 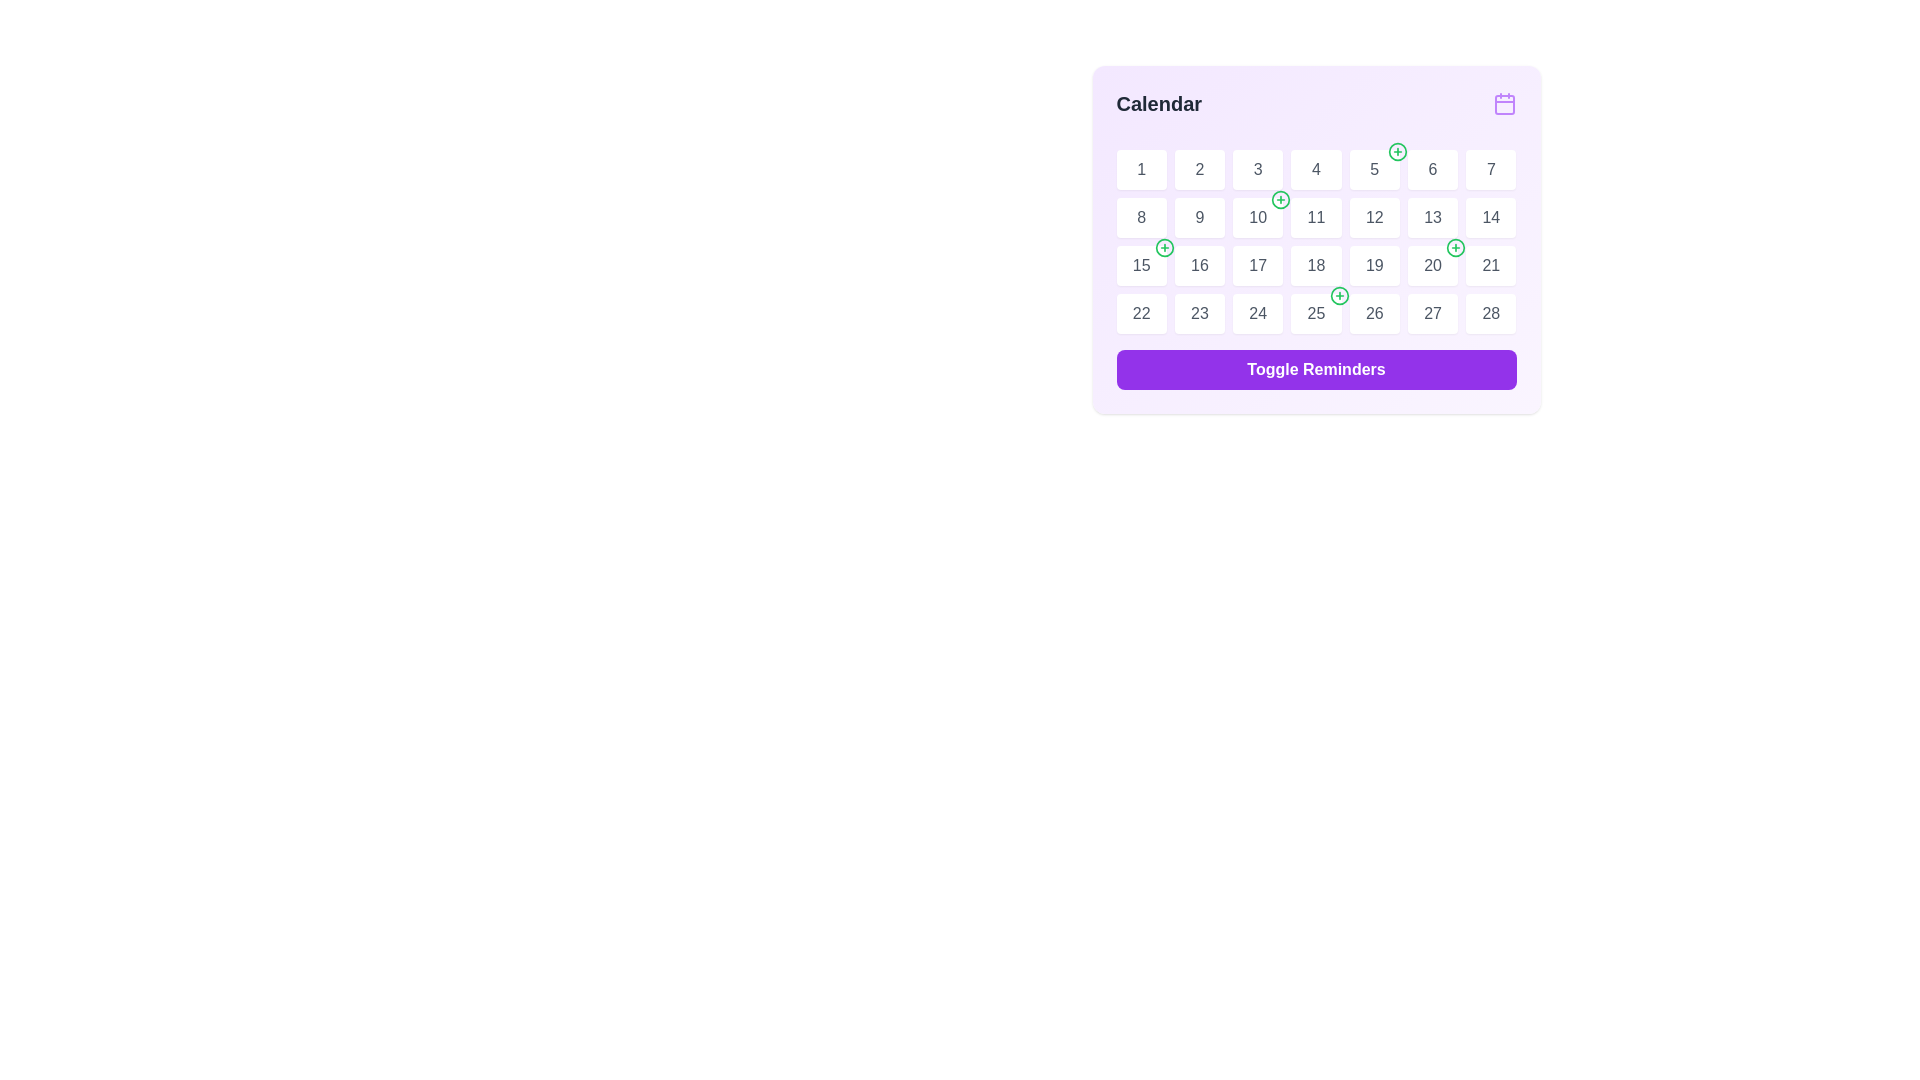 What do you see at coordinates (1432, 168) in the screenshot?
I see `the text label displaying the number '6' in gray font color, located in the second row and sixth column of the calendar grid` at bounding box center [1432, 168].